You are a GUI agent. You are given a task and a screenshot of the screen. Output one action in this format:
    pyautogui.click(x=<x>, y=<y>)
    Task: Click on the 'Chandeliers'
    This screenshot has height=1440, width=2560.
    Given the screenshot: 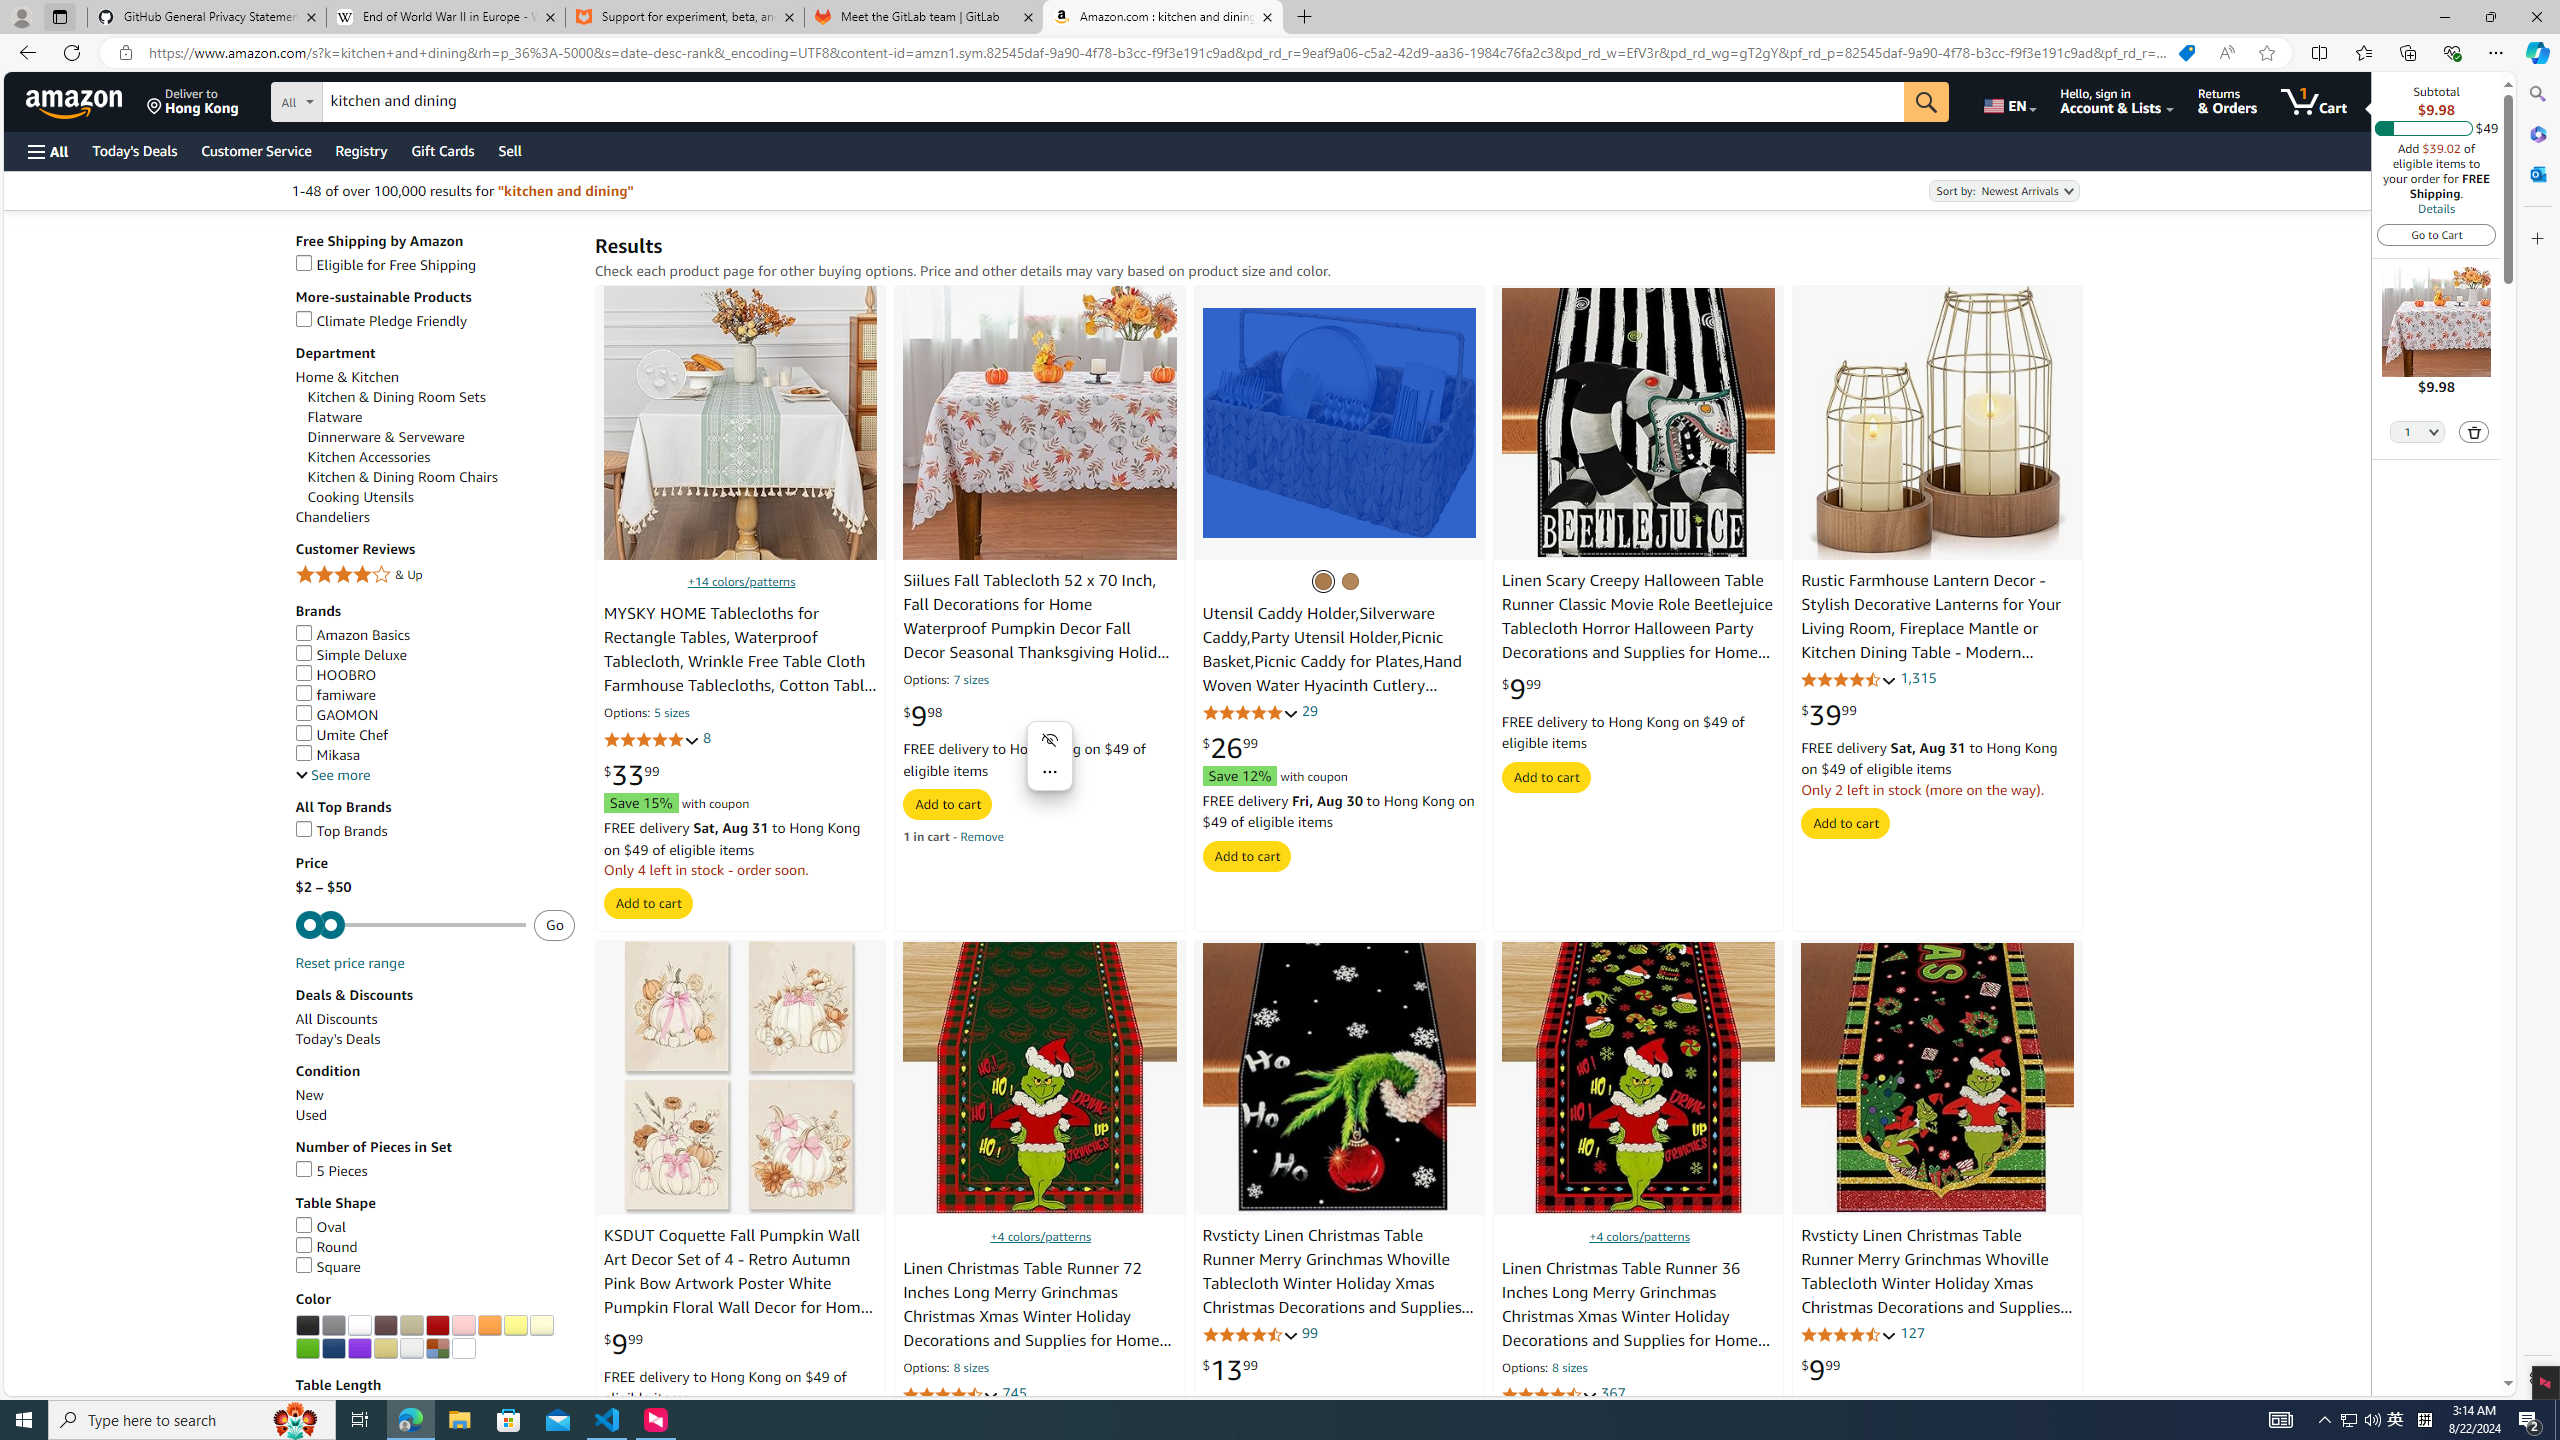 What is the action you would take?
    pyautogui.click(x=331, y=517)
    